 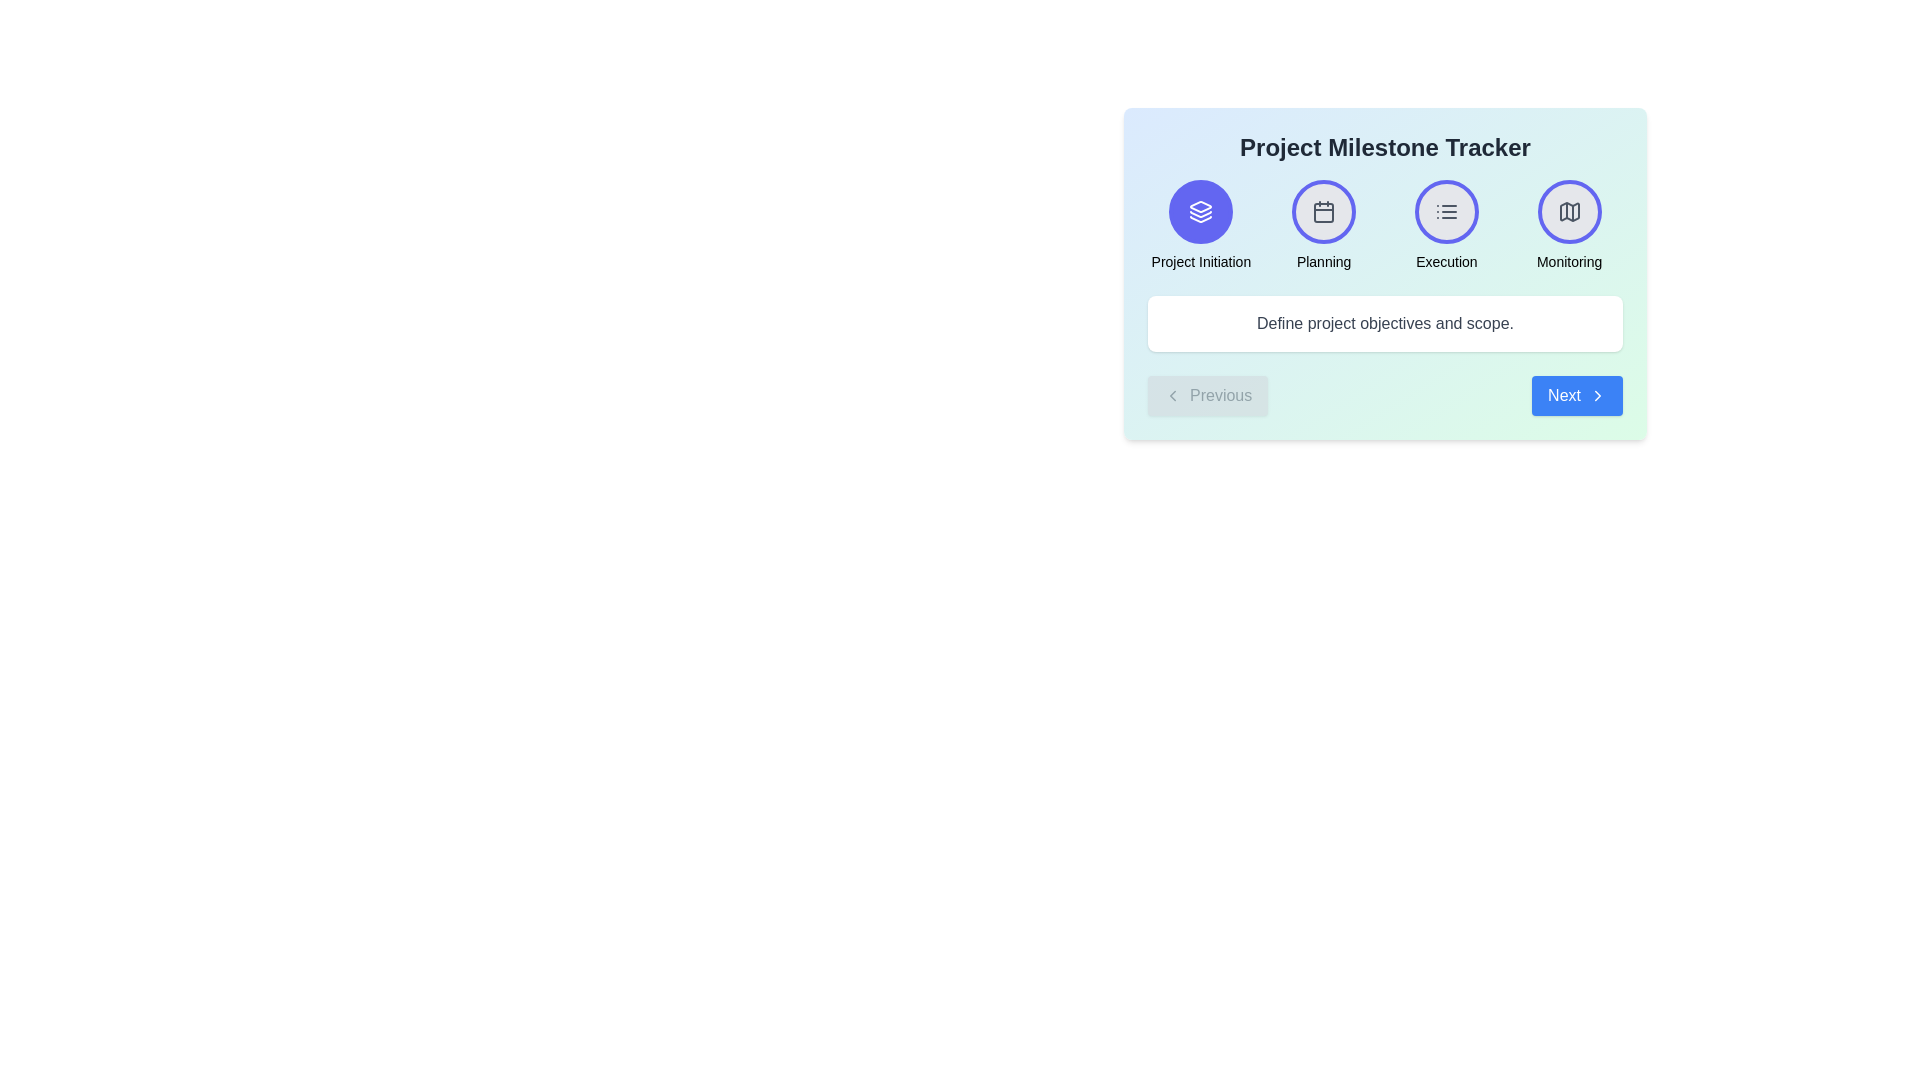 What do you see at coordinates (1324, 225) in the screenshot?
I see `the 'Planning' milestone step icon, which is represented by a calendar symbol in a circular design with the text label 'Planning' underneath, located as the second element in a row of four items` at bounding box center [1324, 225].